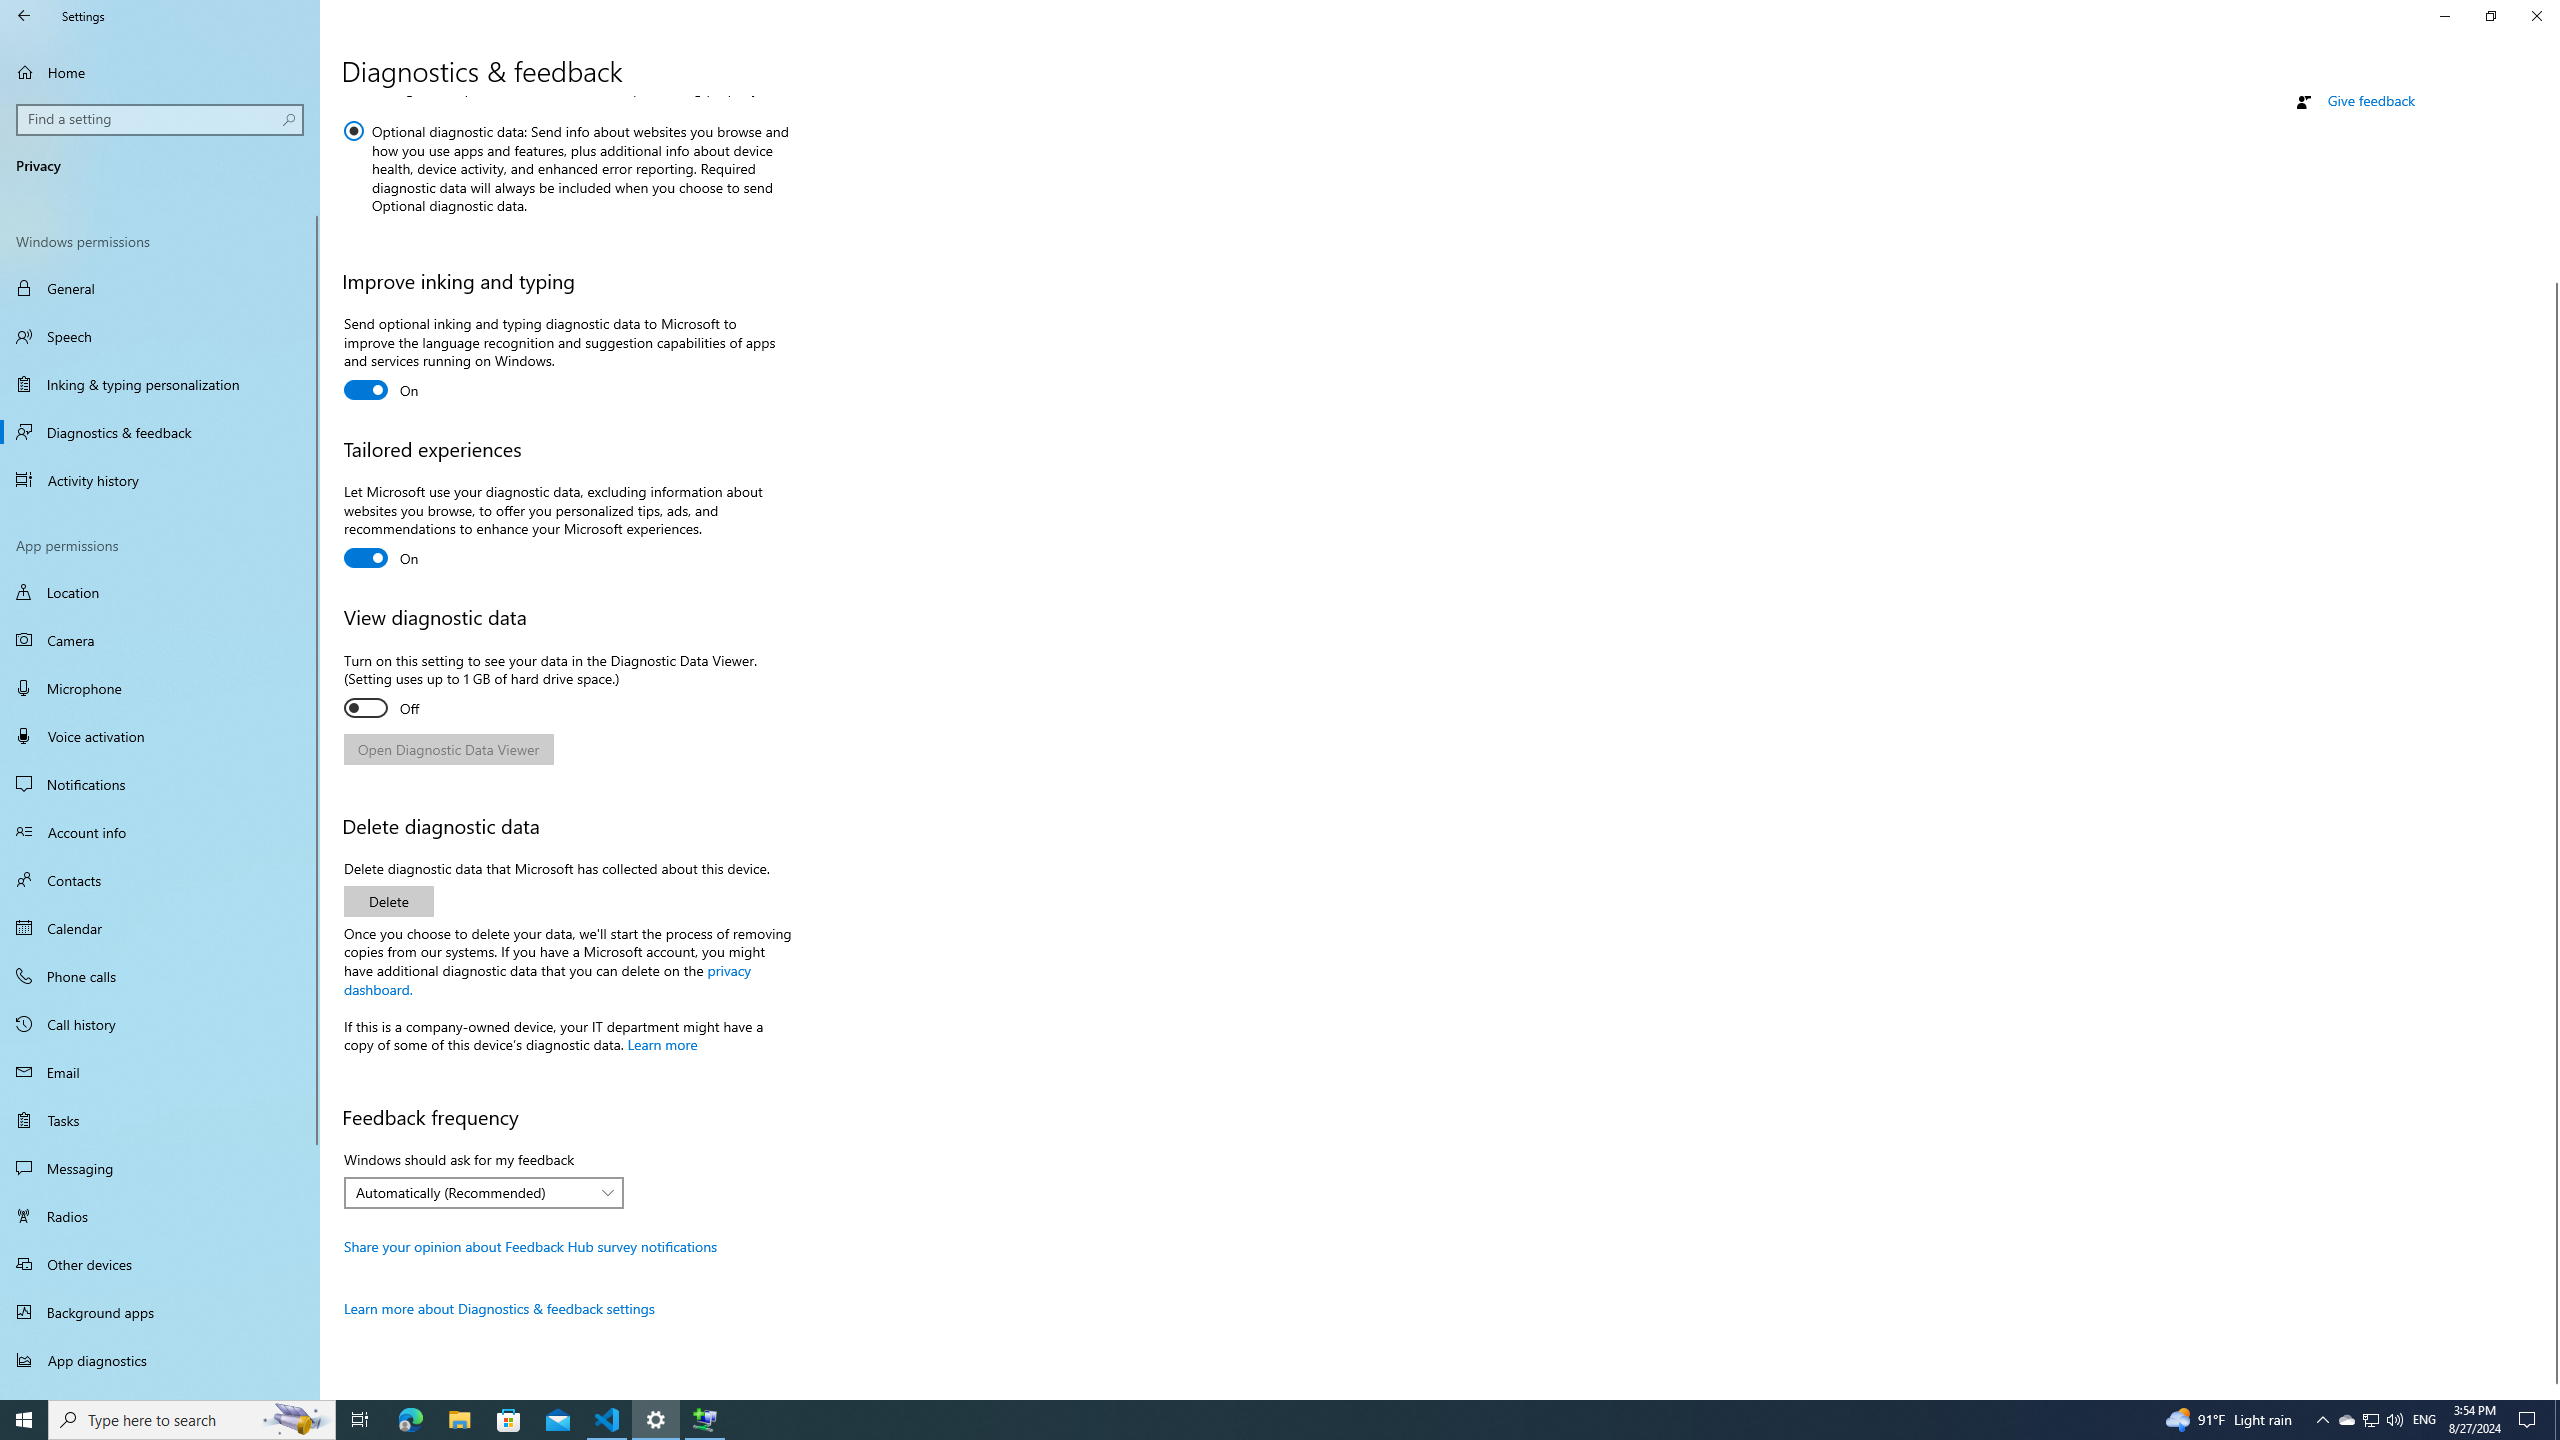 Image resolution: width=2560 pixels, height=1440 pixels. I want to click on 'Vertical', so click(2551, 747).